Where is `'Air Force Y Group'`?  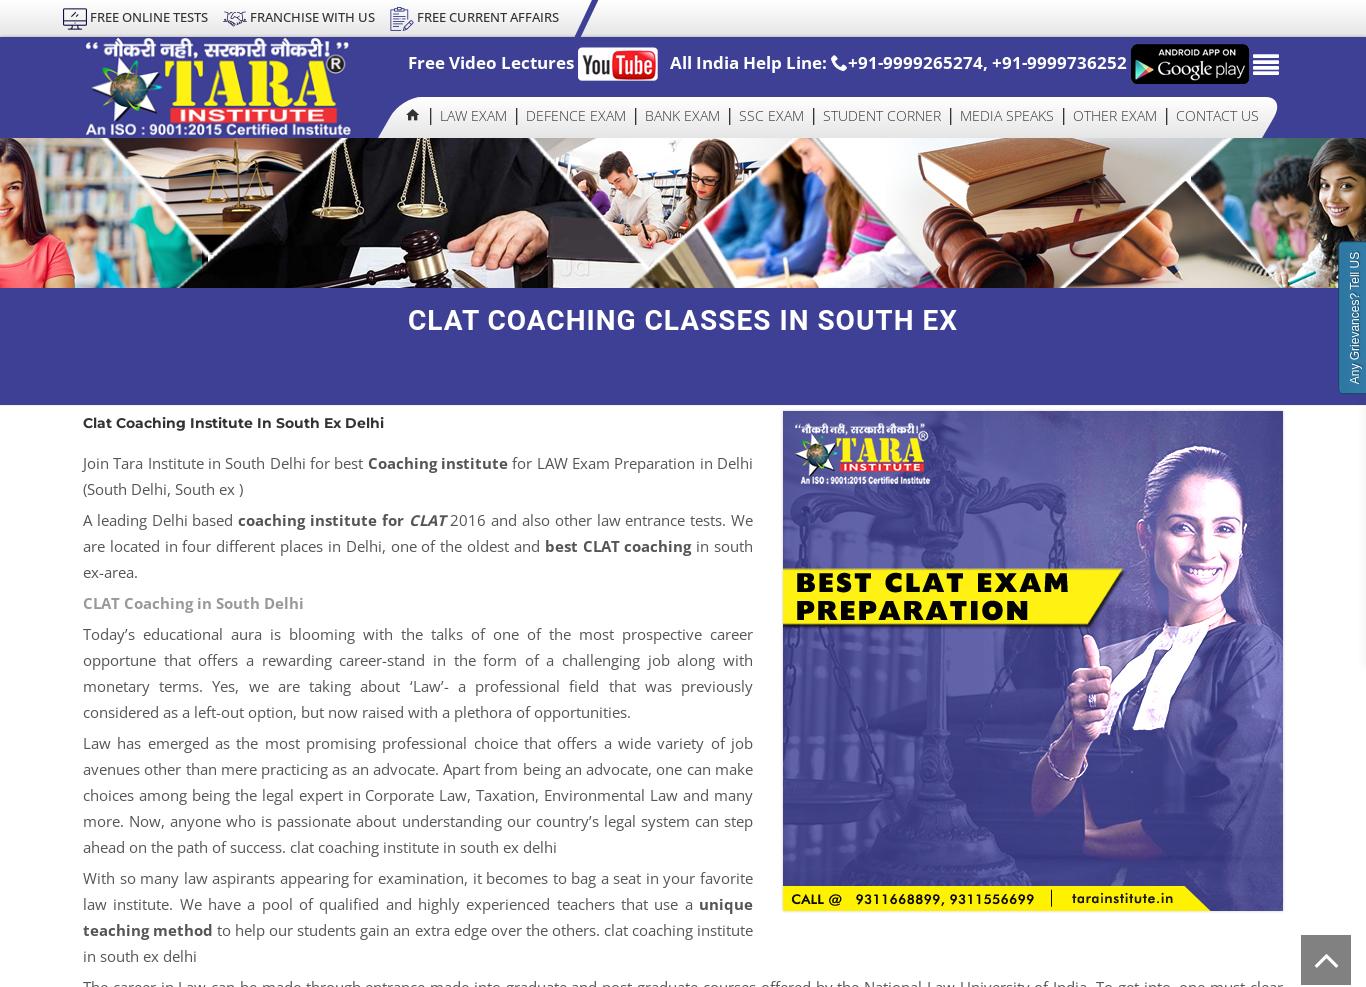
'Air Force Y Group' is located at coordinates (591, 344).